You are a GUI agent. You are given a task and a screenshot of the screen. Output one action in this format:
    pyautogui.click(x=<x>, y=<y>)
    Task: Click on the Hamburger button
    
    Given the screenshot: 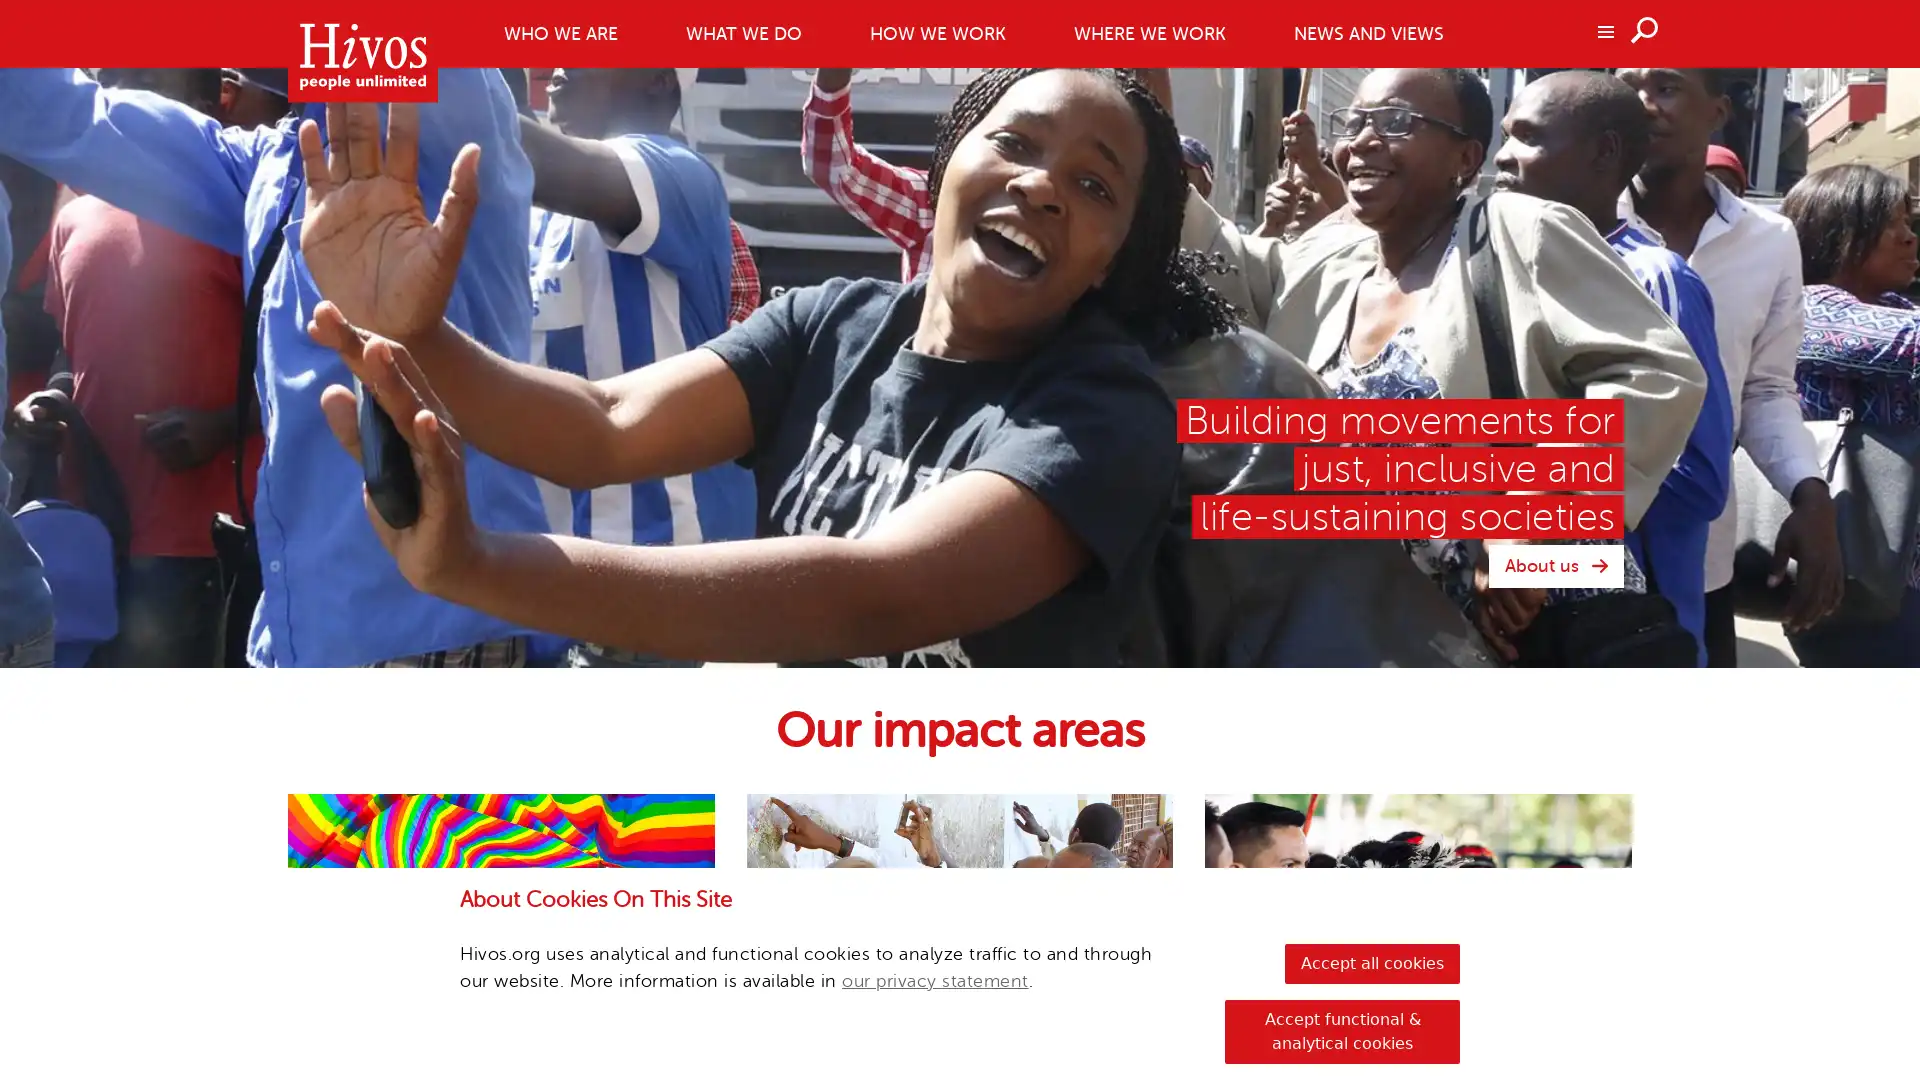 What is the action you would take?
    pyautogui.click(x=1603, y=30)
    